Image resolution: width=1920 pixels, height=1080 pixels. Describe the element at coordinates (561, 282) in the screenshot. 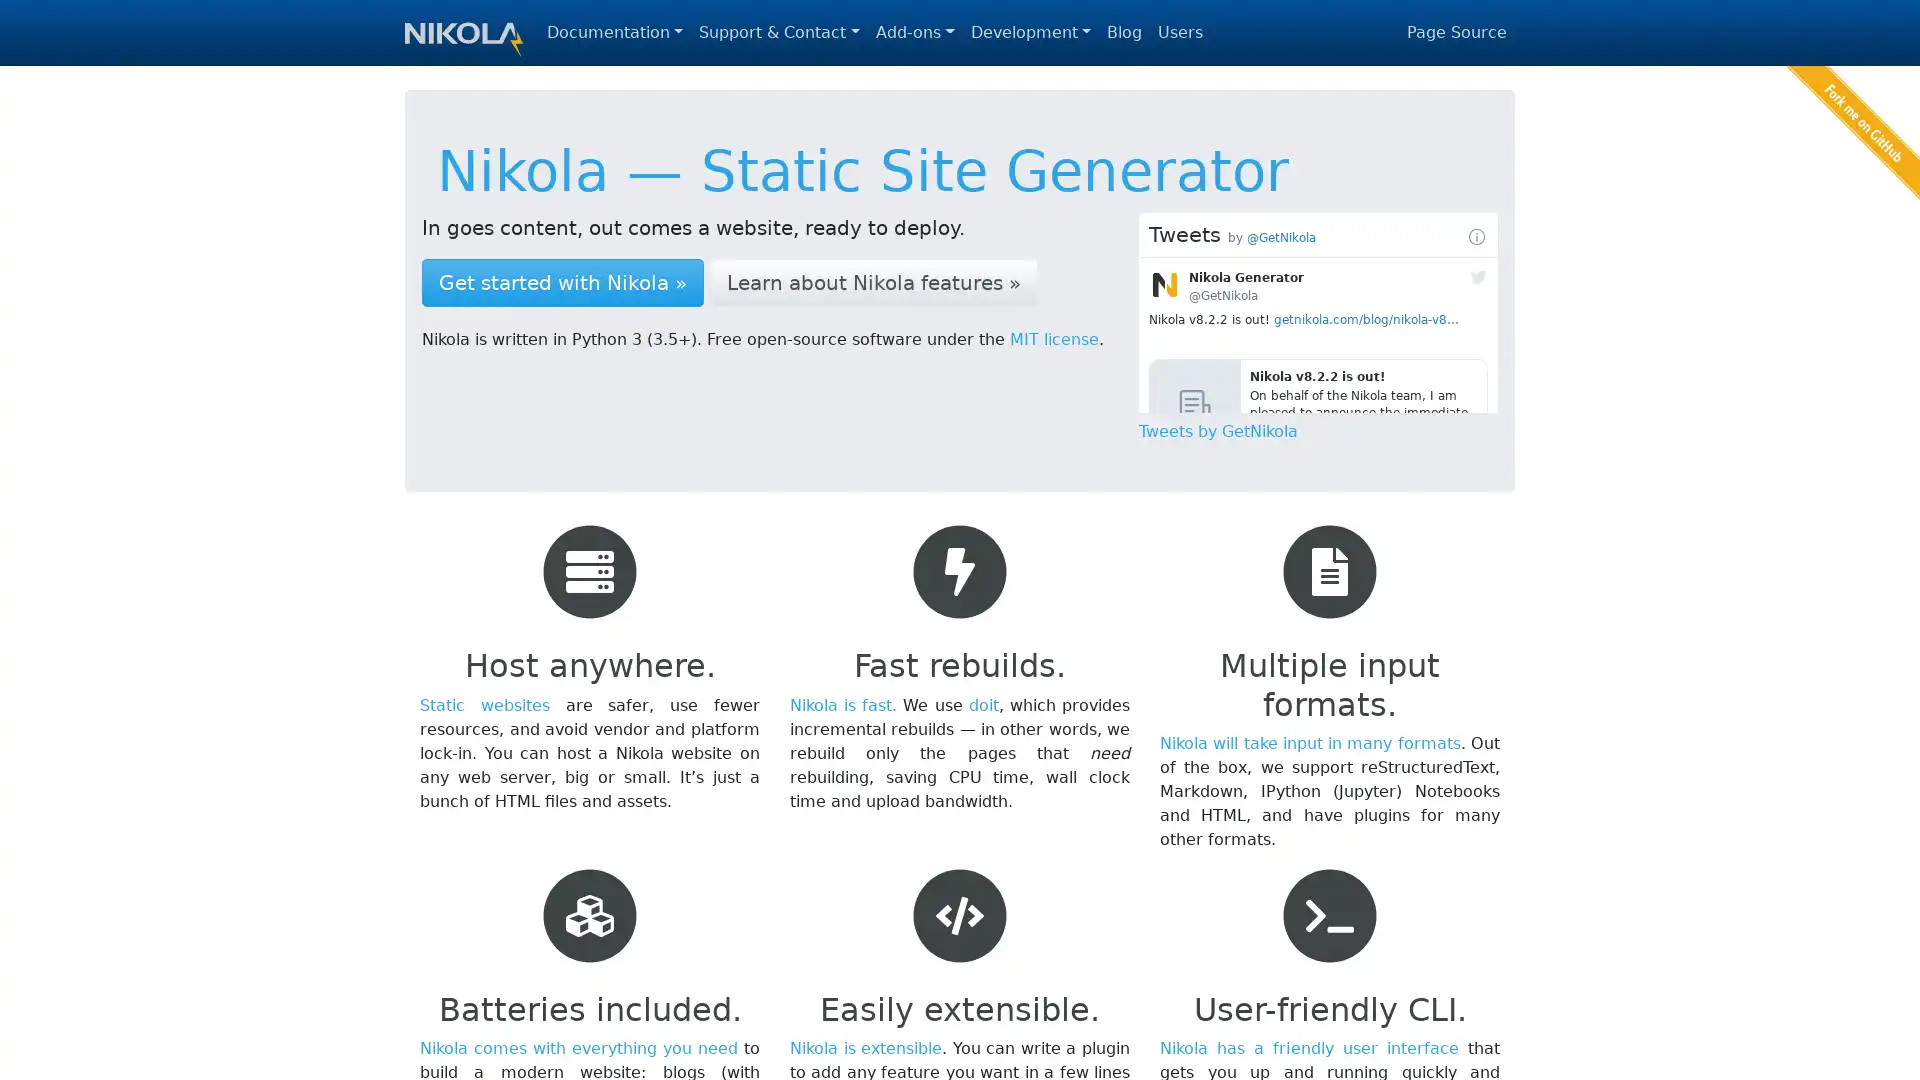

I see `Get started with Nikola` at that location.